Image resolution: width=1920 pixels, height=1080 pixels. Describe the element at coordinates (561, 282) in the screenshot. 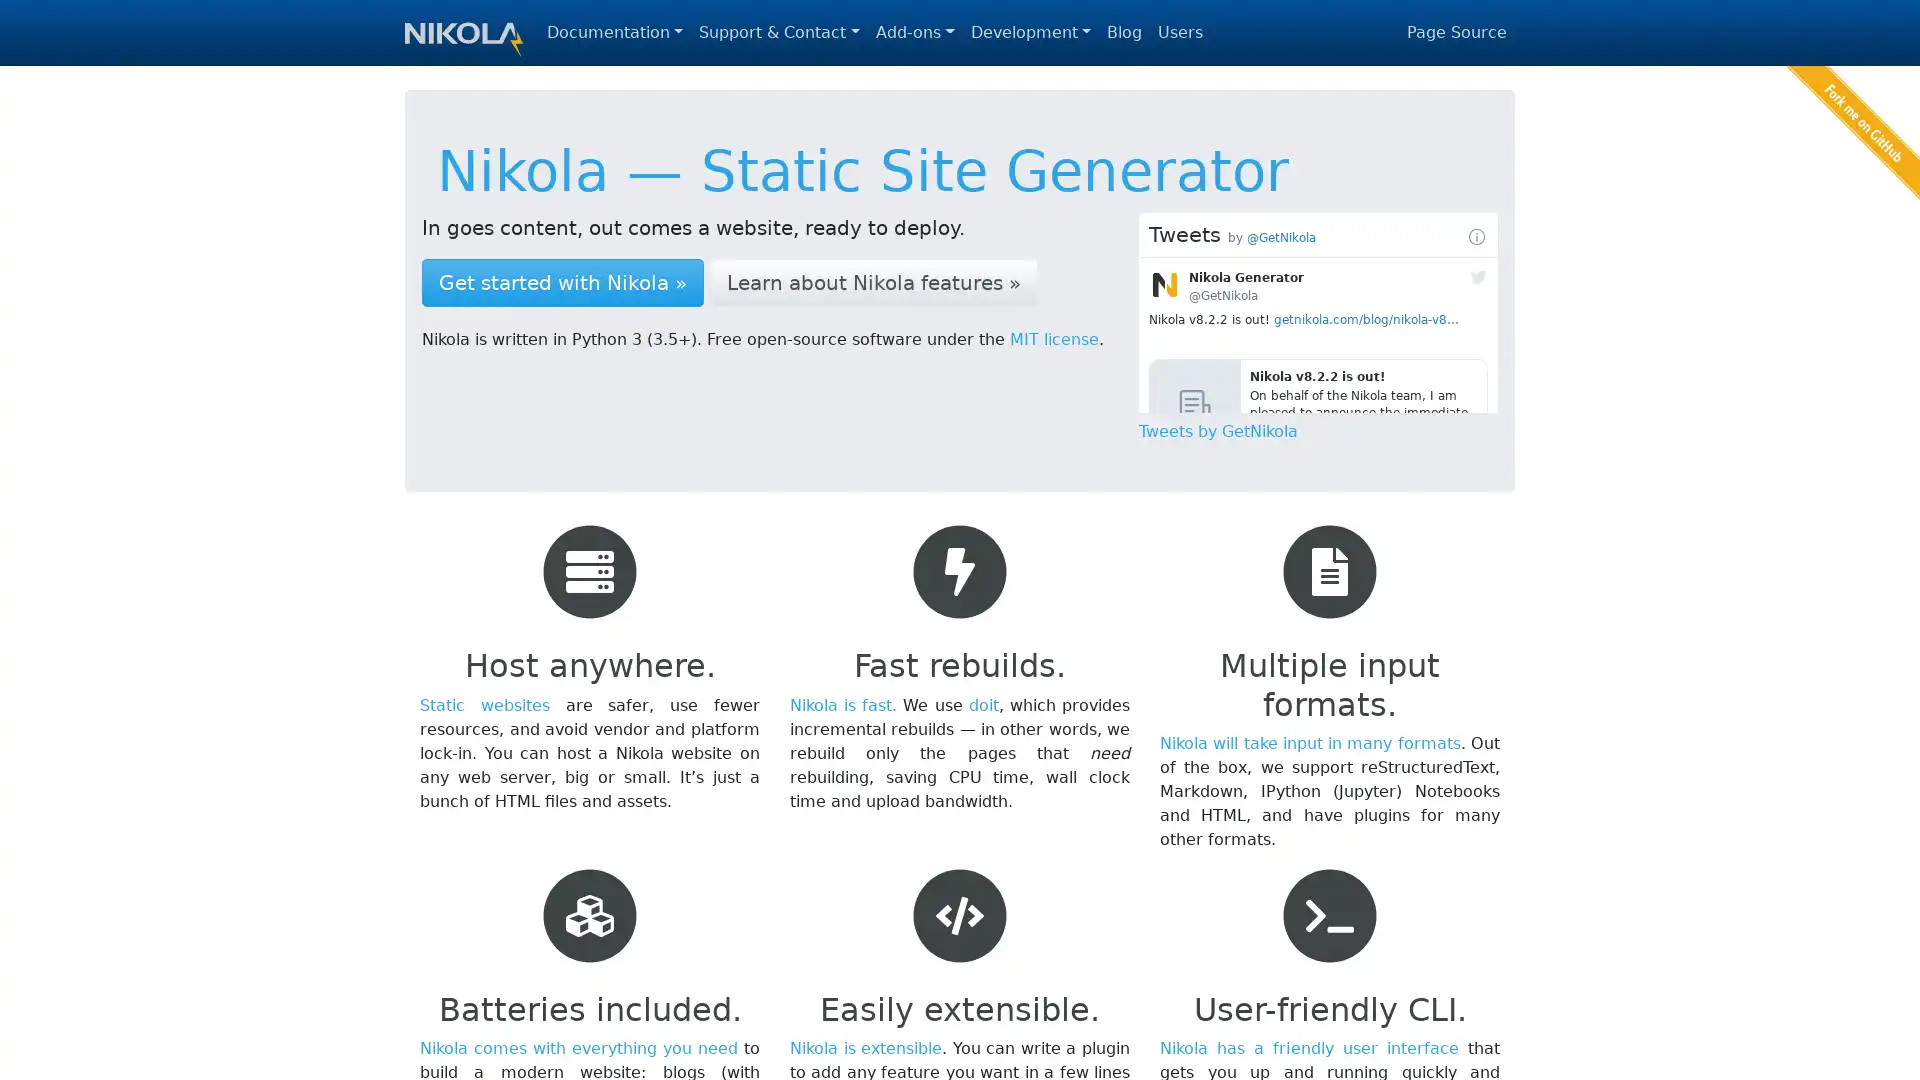

I see `Get started with Nikola` at that location.